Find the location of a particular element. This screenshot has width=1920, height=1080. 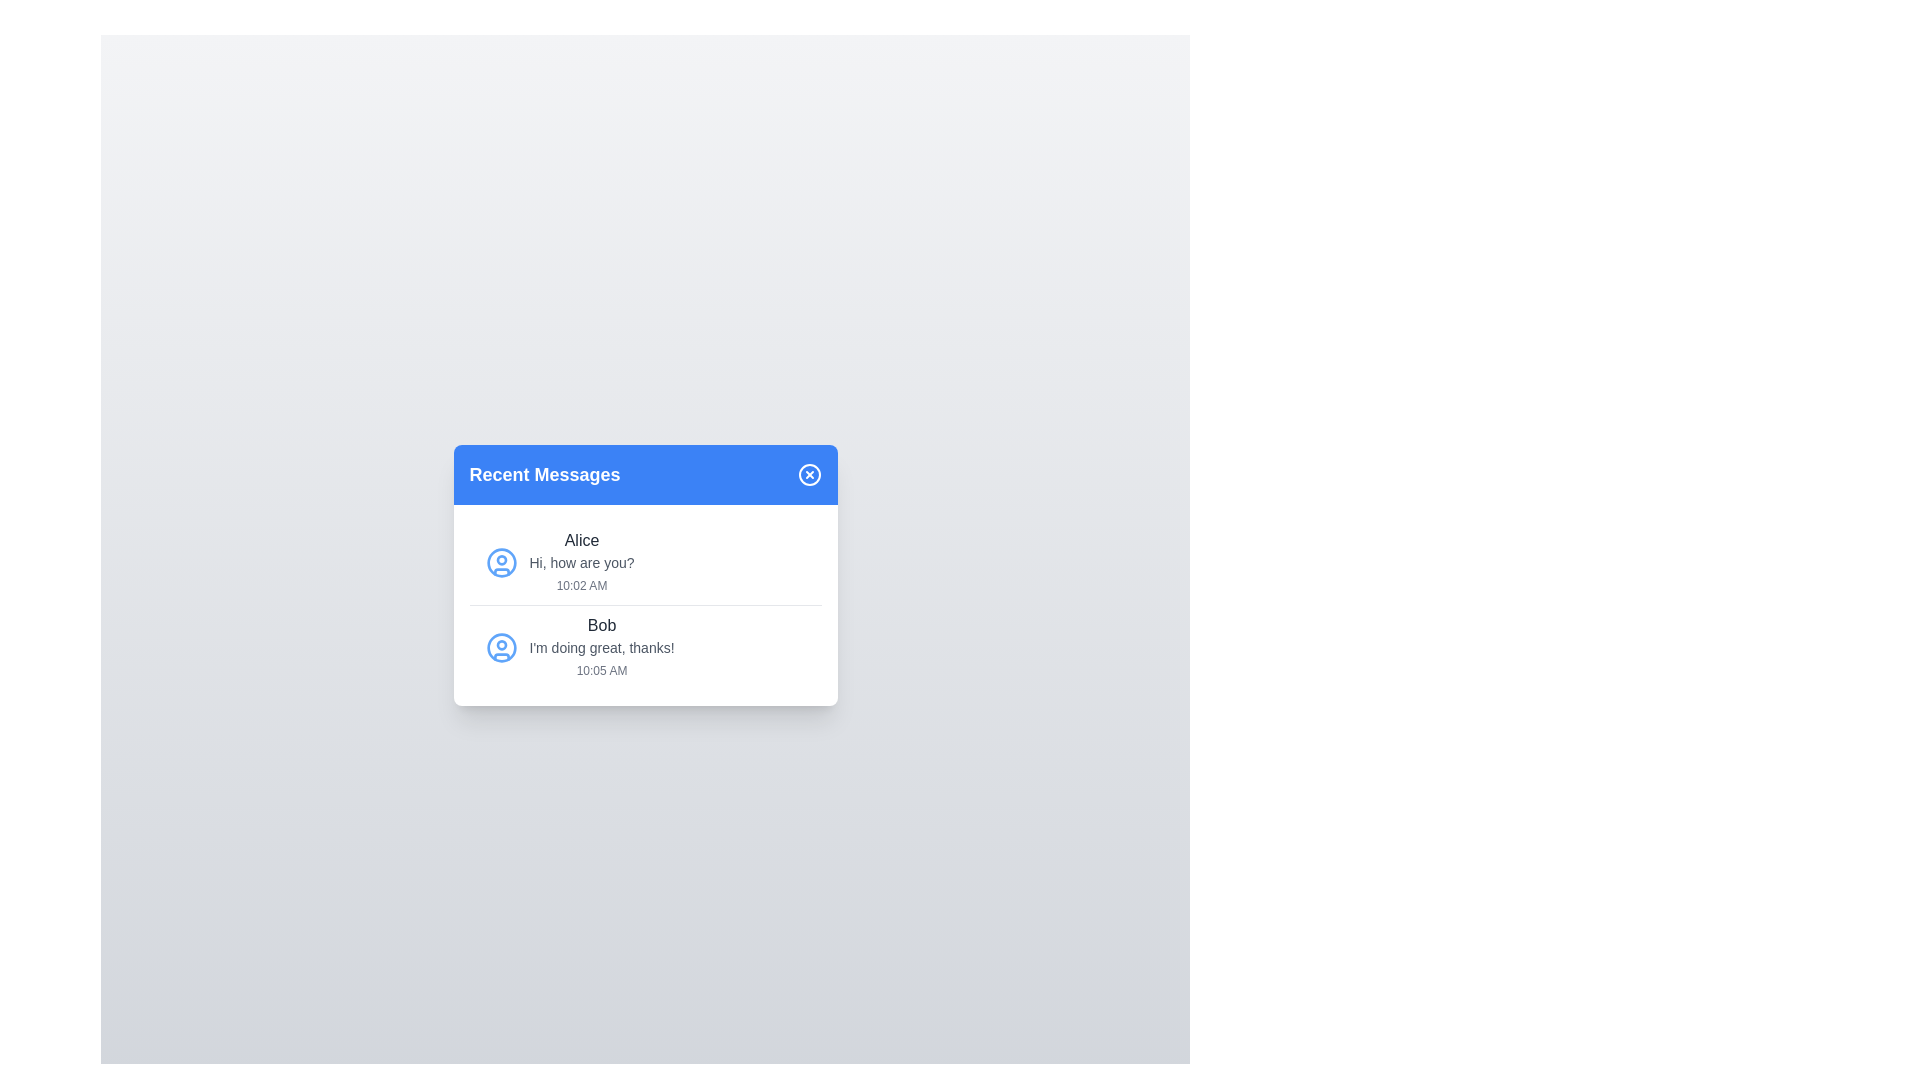

close button in the top-right corner of the dialog box is located at coordinates (809, 474).